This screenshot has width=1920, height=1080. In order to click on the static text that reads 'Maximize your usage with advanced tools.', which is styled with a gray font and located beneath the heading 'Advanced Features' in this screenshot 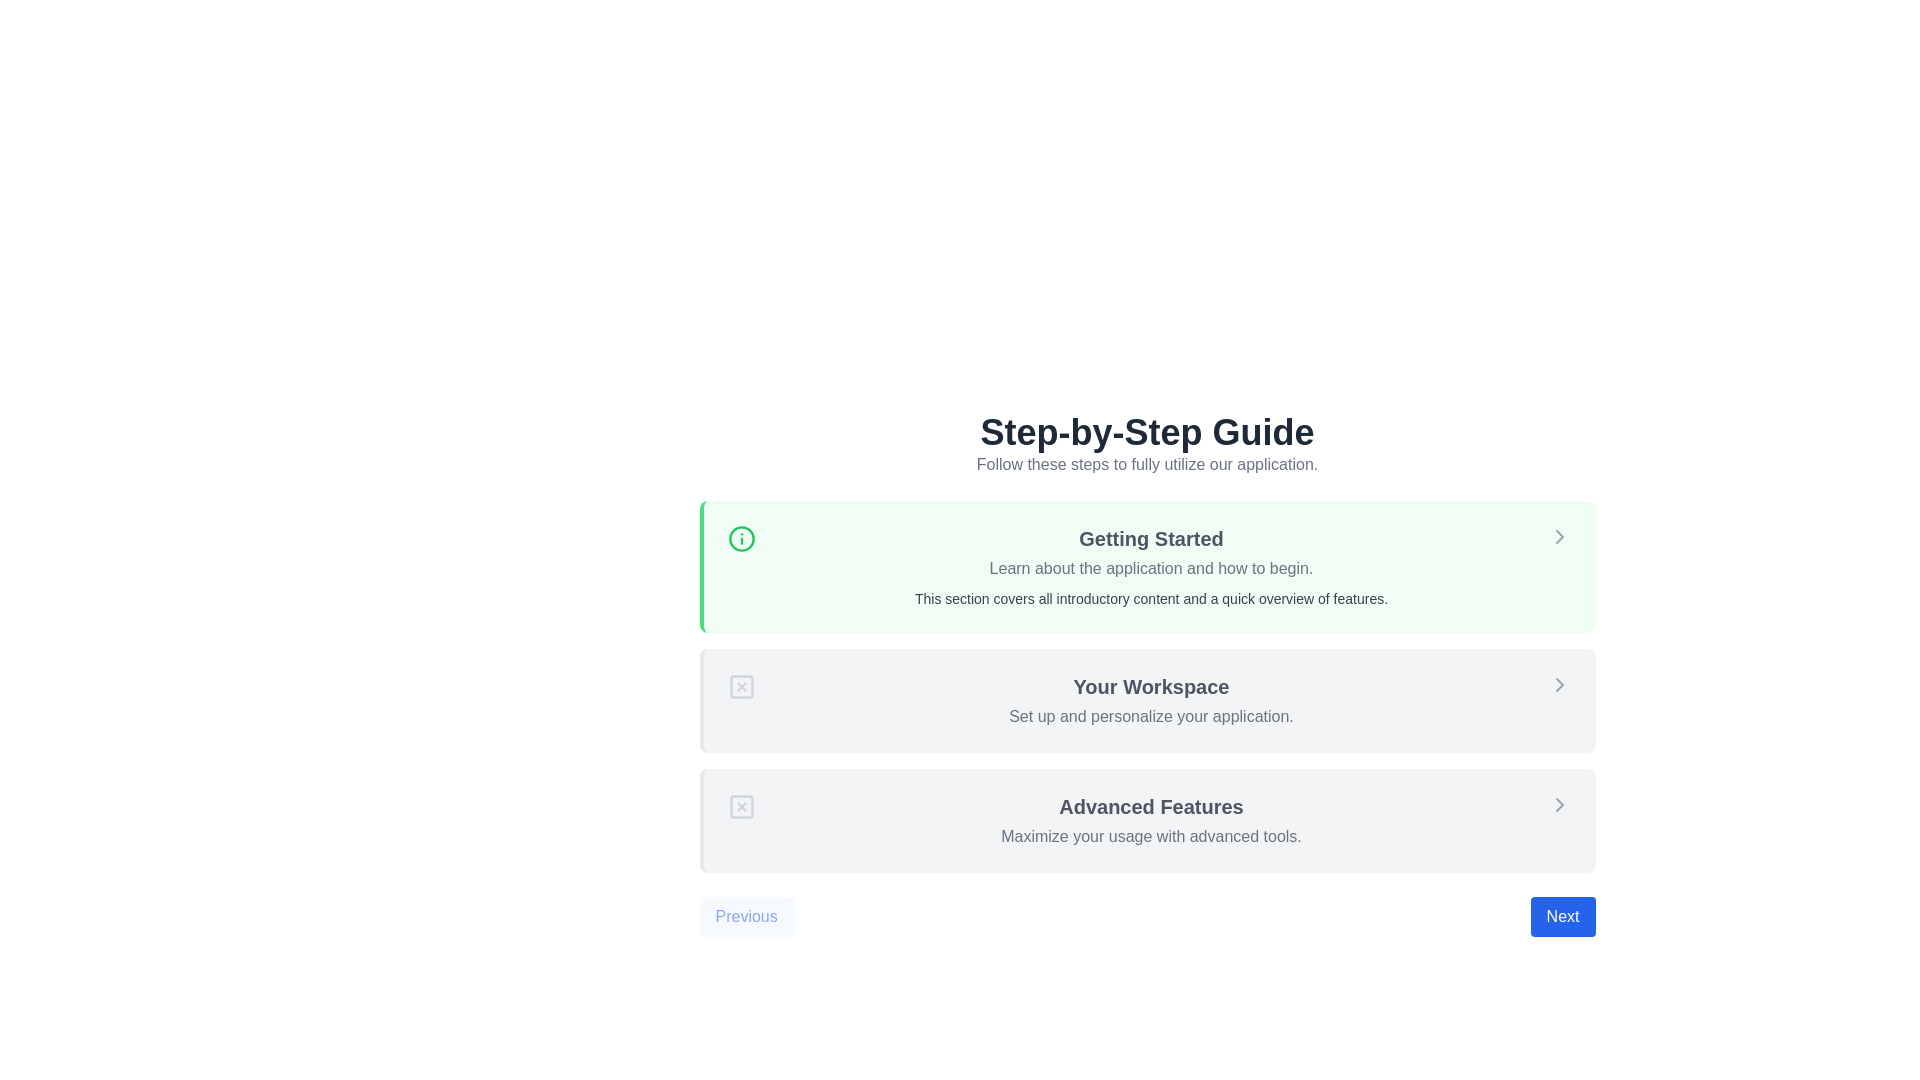, I will do `click(1151, 837)`.